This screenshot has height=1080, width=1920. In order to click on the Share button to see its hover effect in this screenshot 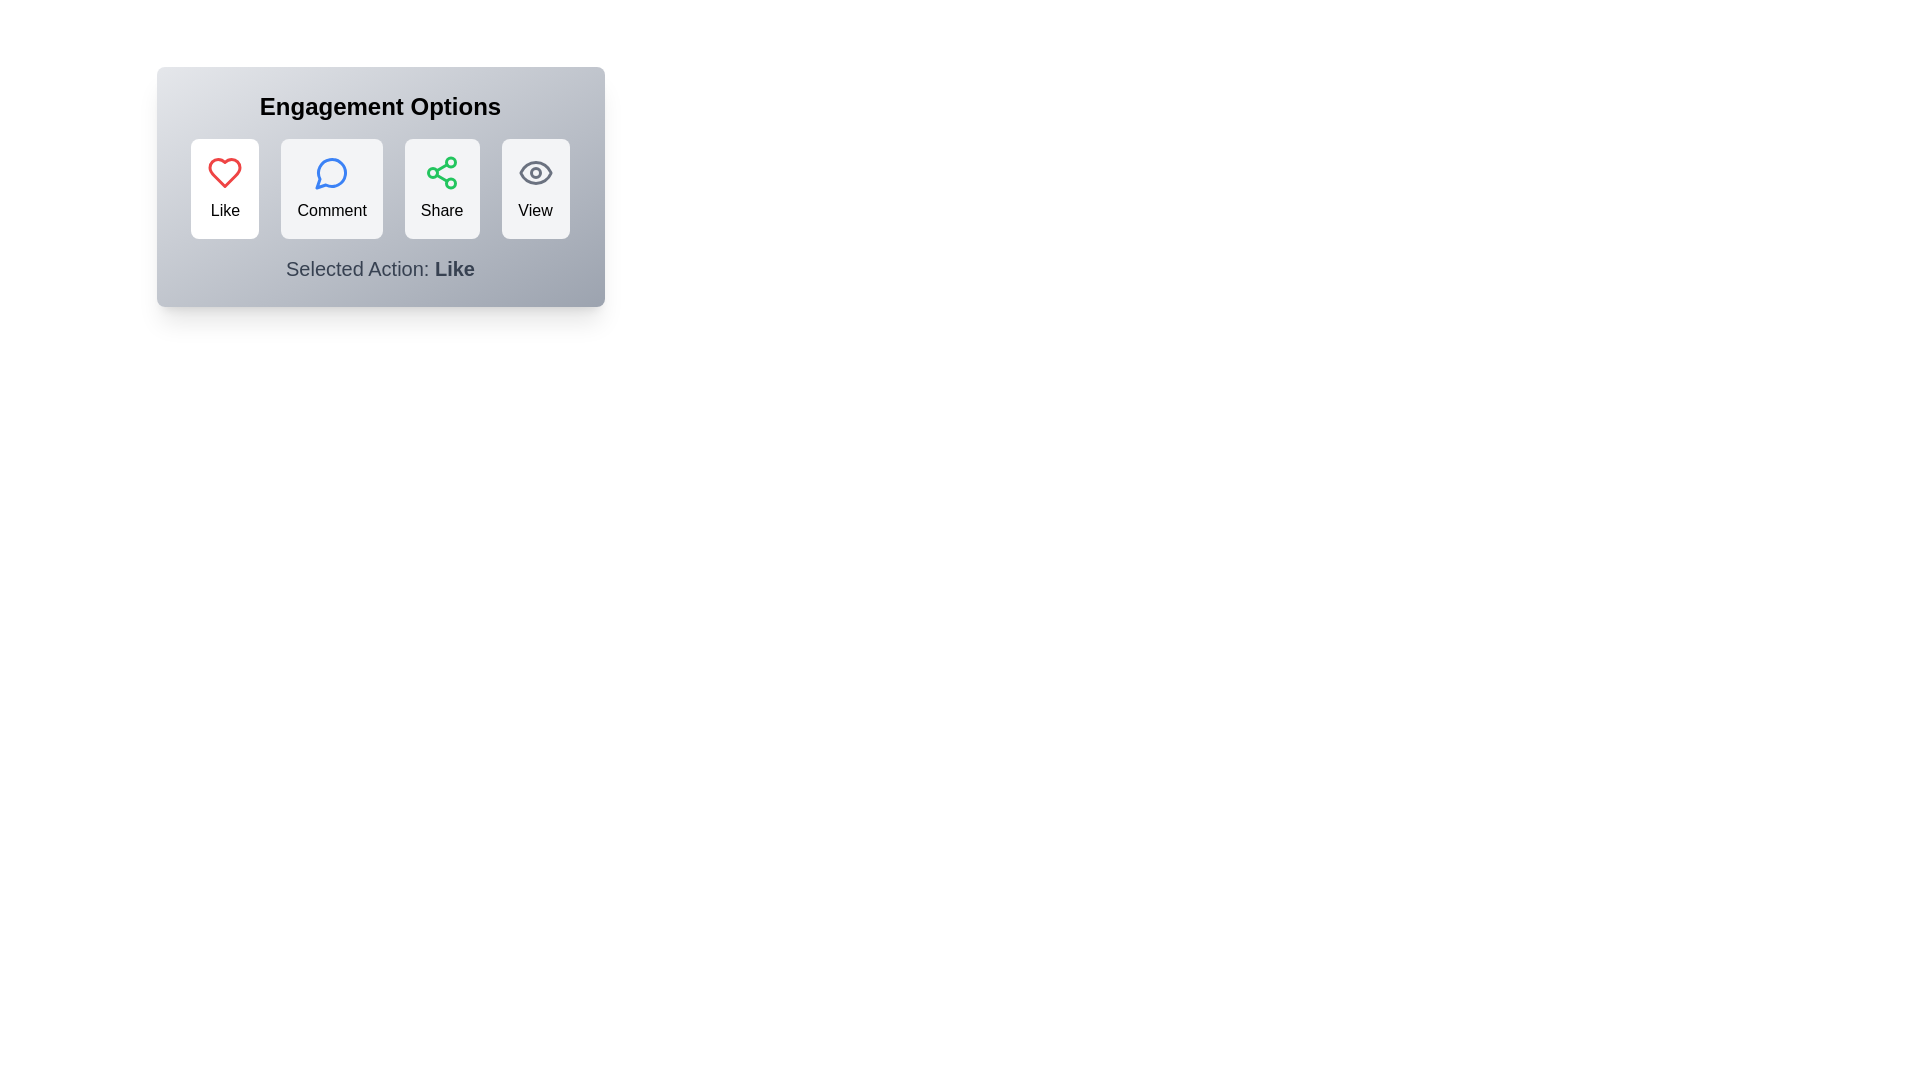, I will do `click(441, 189)`.